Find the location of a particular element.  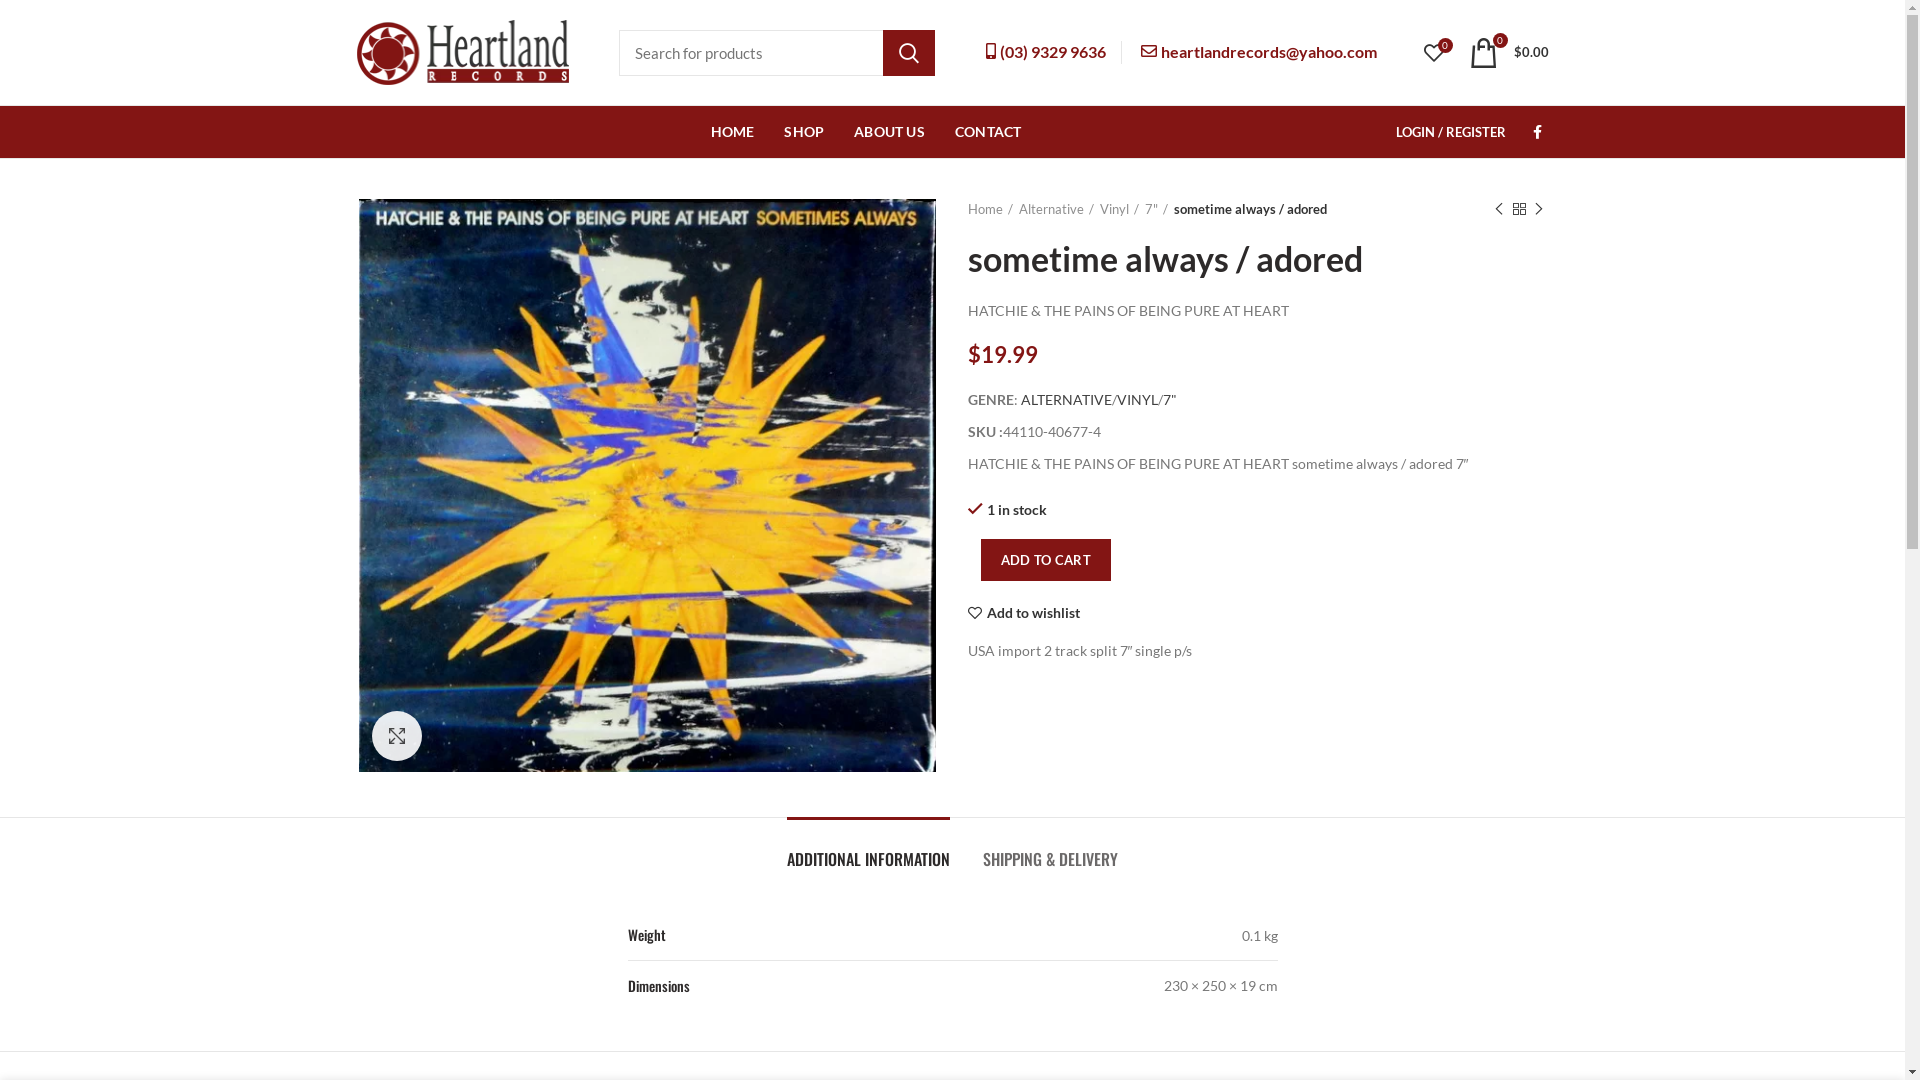

'ADDITIONAL INFORMATION' is located at coordinates (786, 848).